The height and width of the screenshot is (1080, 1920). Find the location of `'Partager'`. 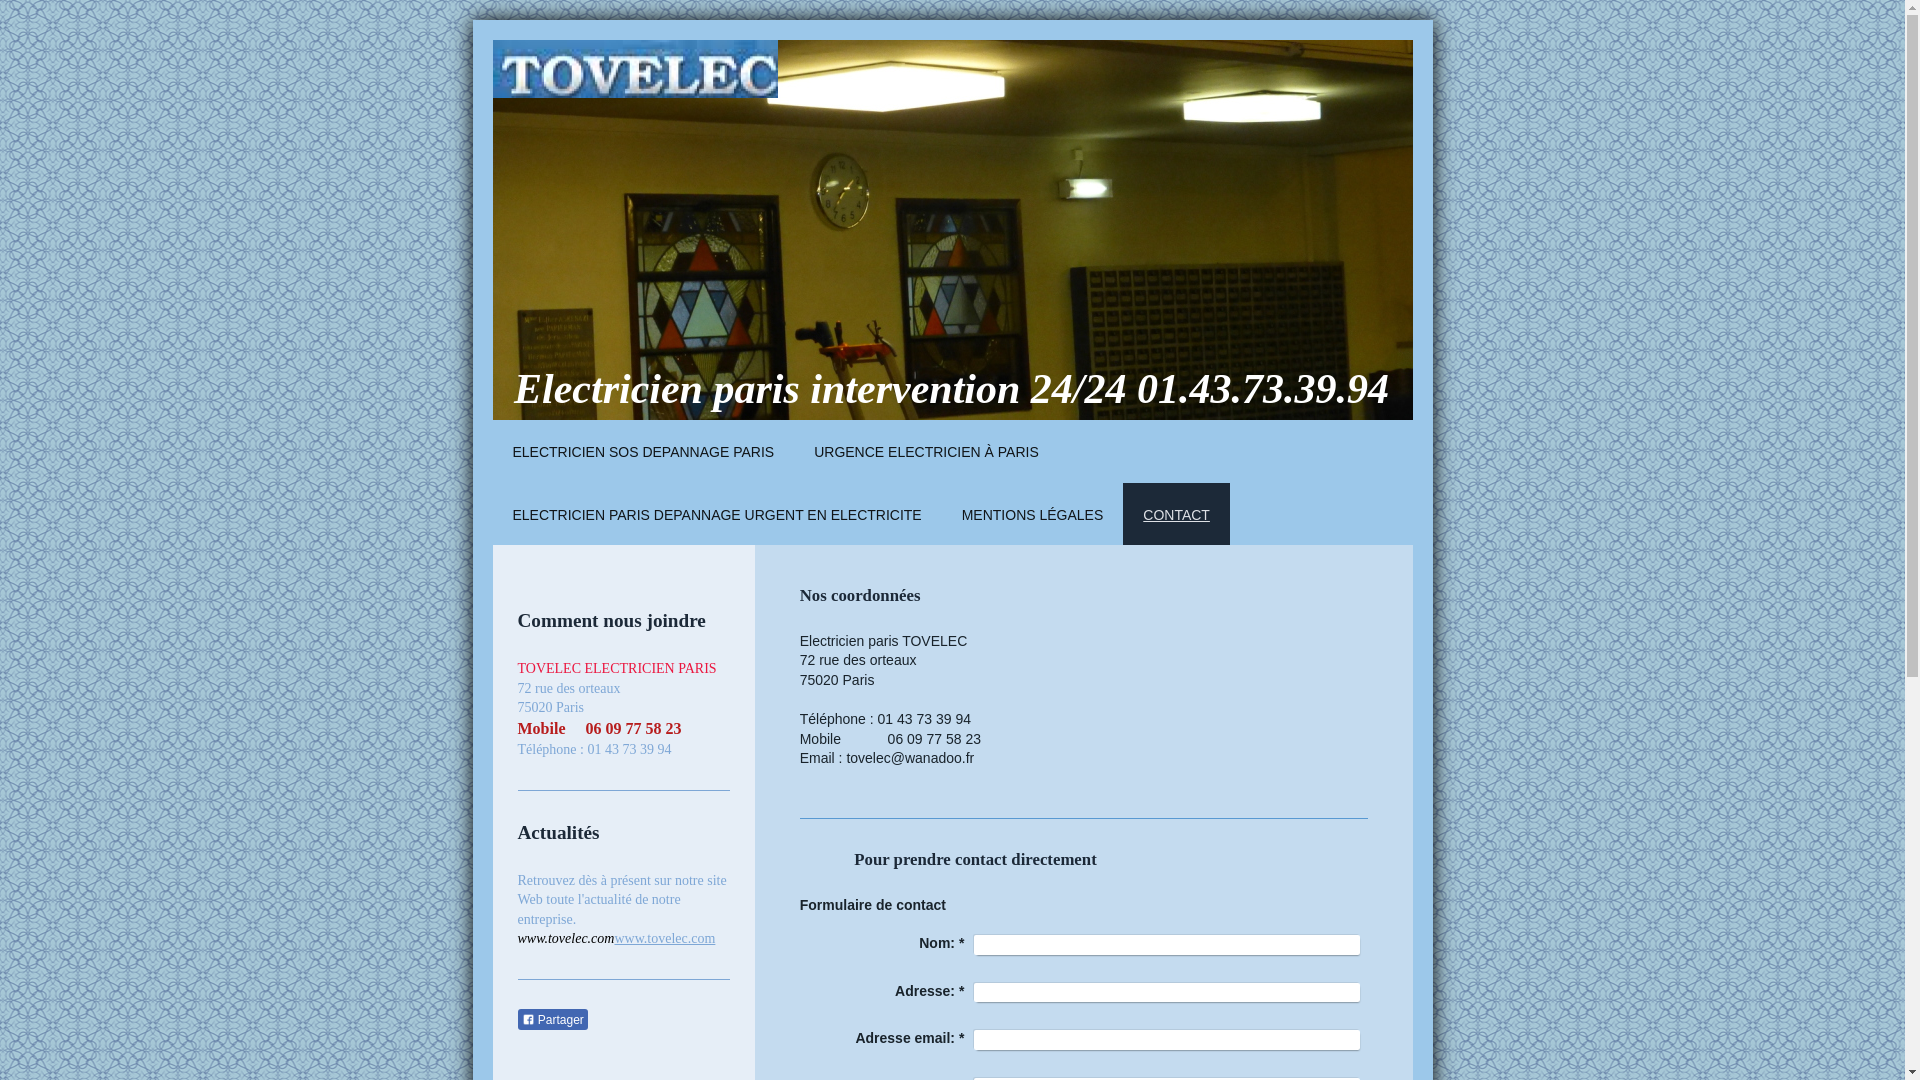

'Partager' is located at coordinates (552, 1019).